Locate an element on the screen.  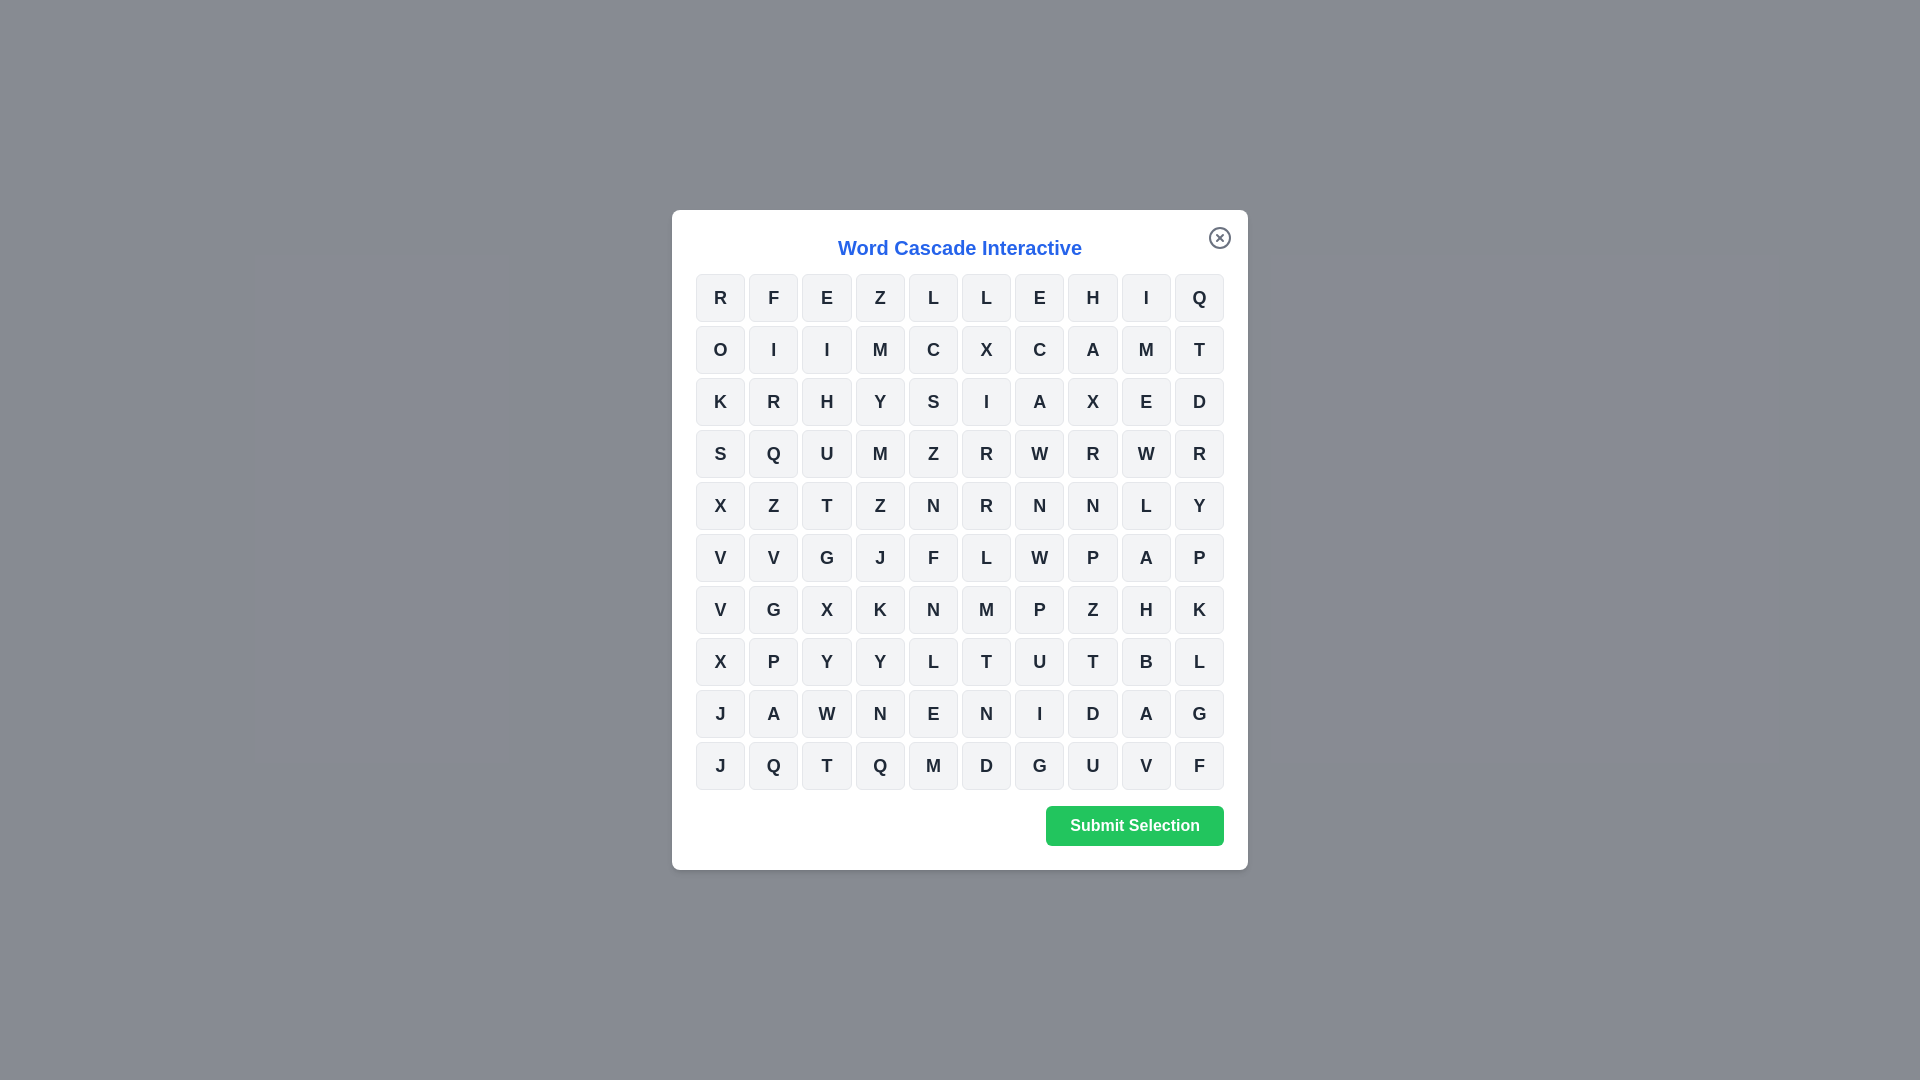
the 'Submit Selection' button to submit the selected cells is located at coordinates (1134, 825).